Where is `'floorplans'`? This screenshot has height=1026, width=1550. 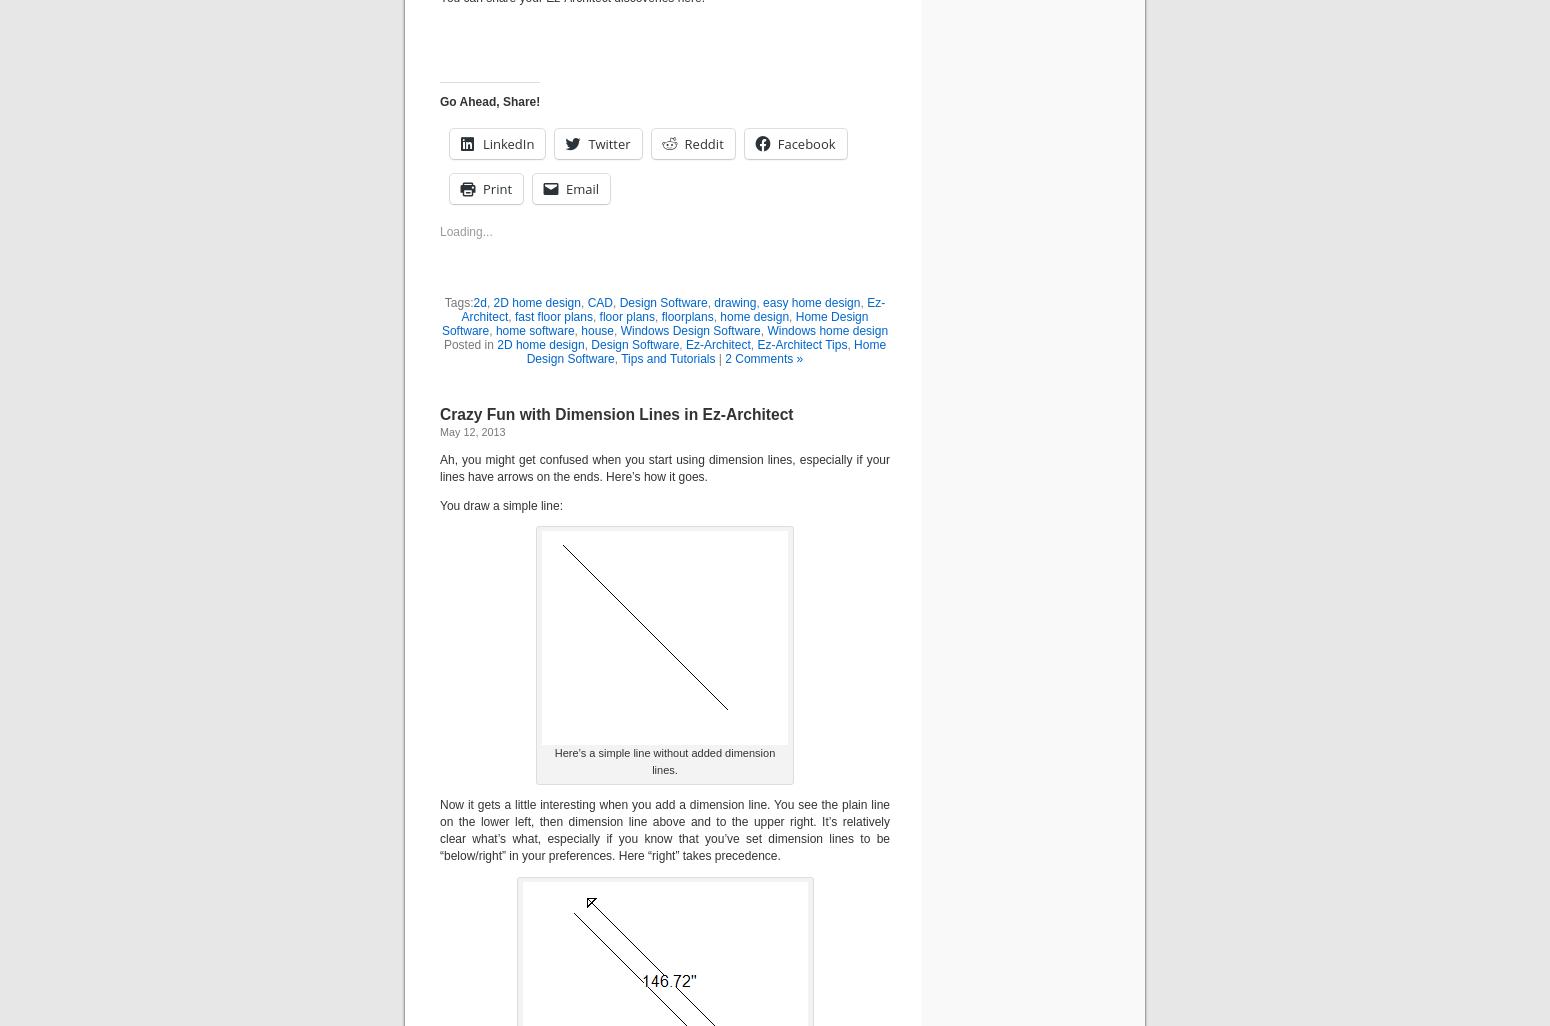 'floorplans' is located at coordinates (685, 316).